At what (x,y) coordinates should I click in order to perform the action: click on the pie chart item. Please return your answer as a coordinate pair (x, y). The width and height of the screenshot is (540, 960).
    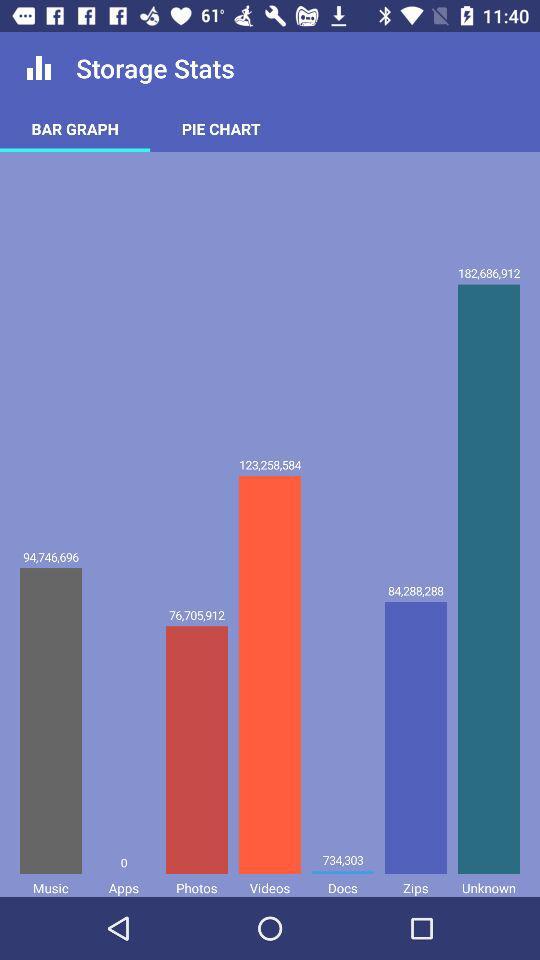
    Looking at the image, I should click on (220, 127).